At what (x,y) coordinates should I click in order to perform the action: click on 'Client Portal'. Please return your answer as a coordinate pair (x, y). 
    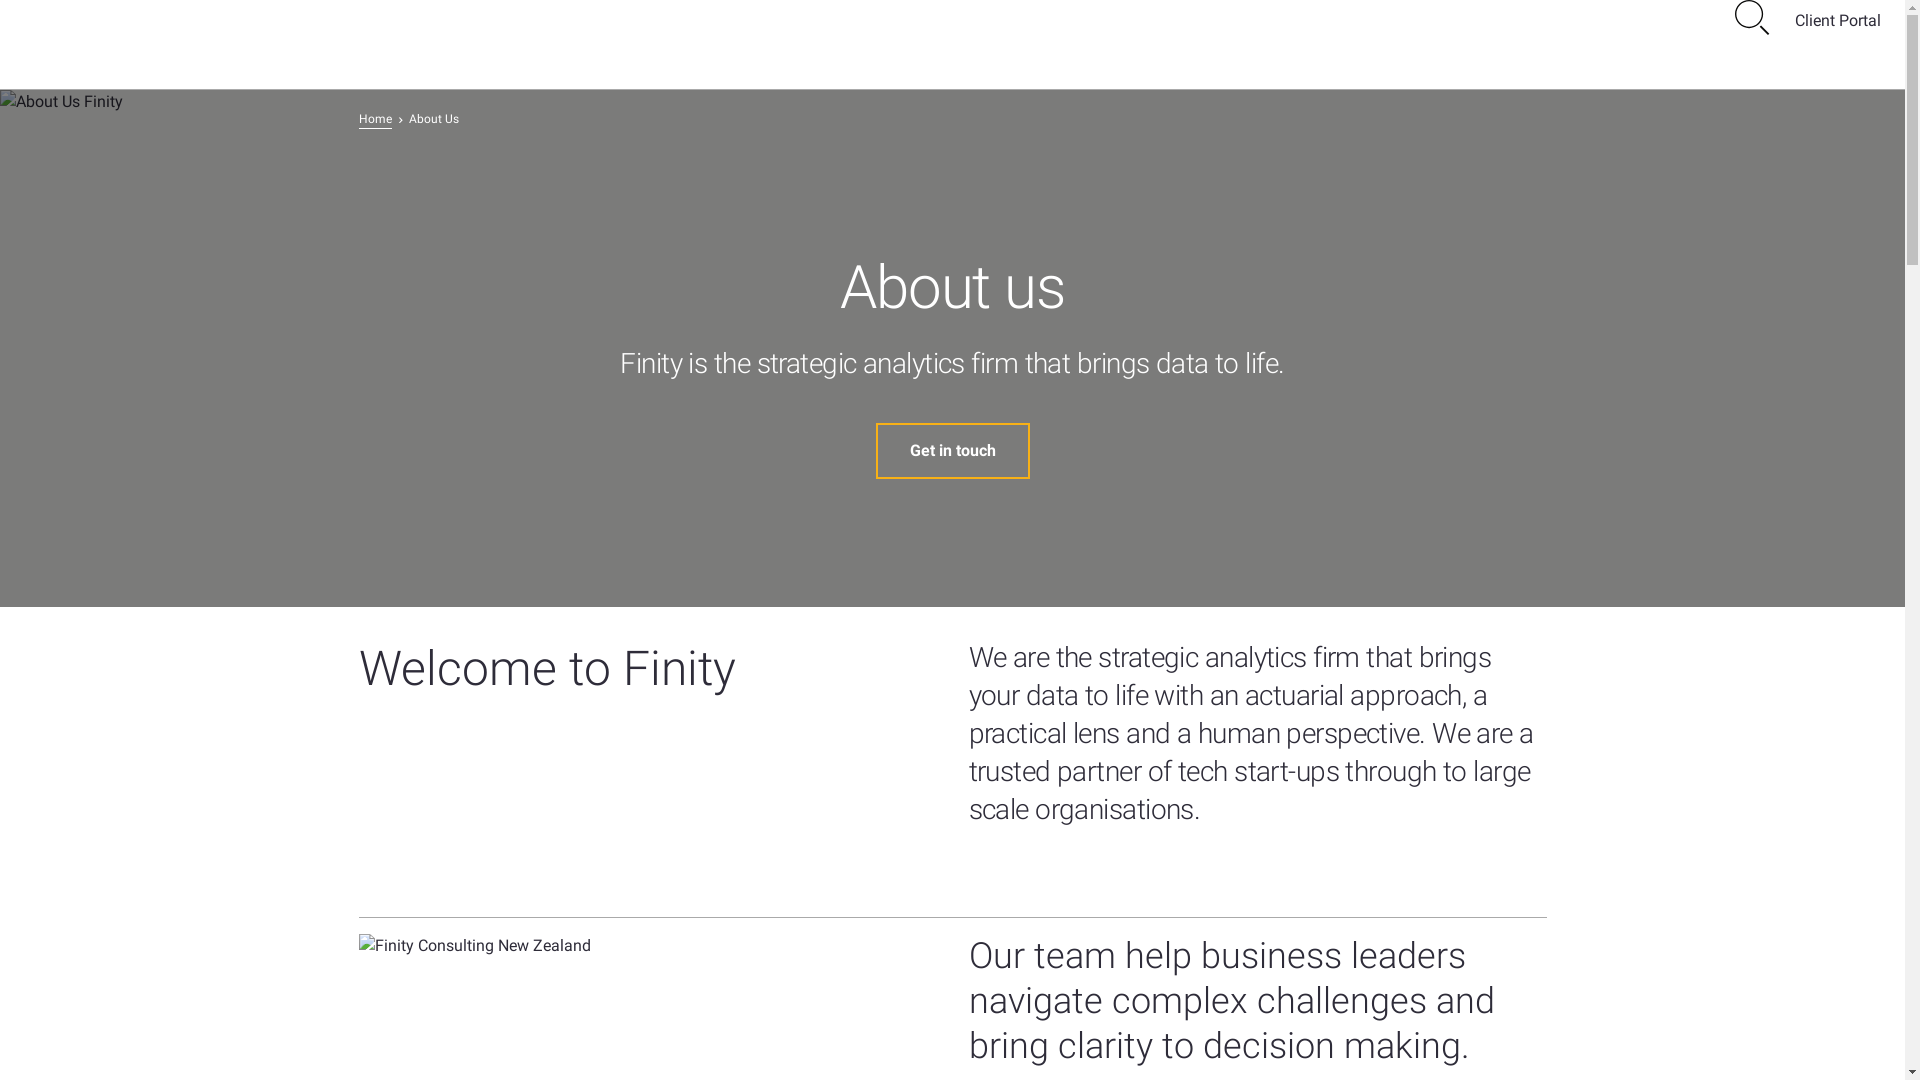
    Looking at the image, I should click on (1838, 20).